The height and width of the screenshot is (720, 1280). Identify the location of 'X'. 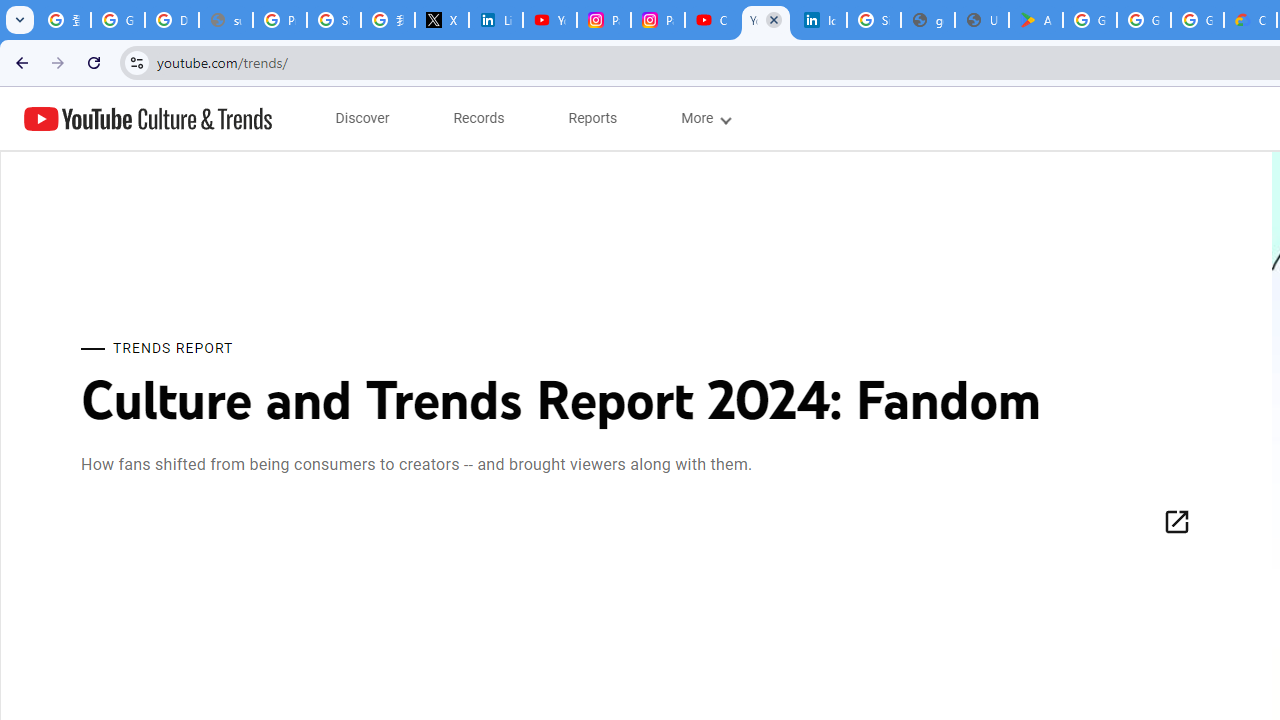
(440, 20).